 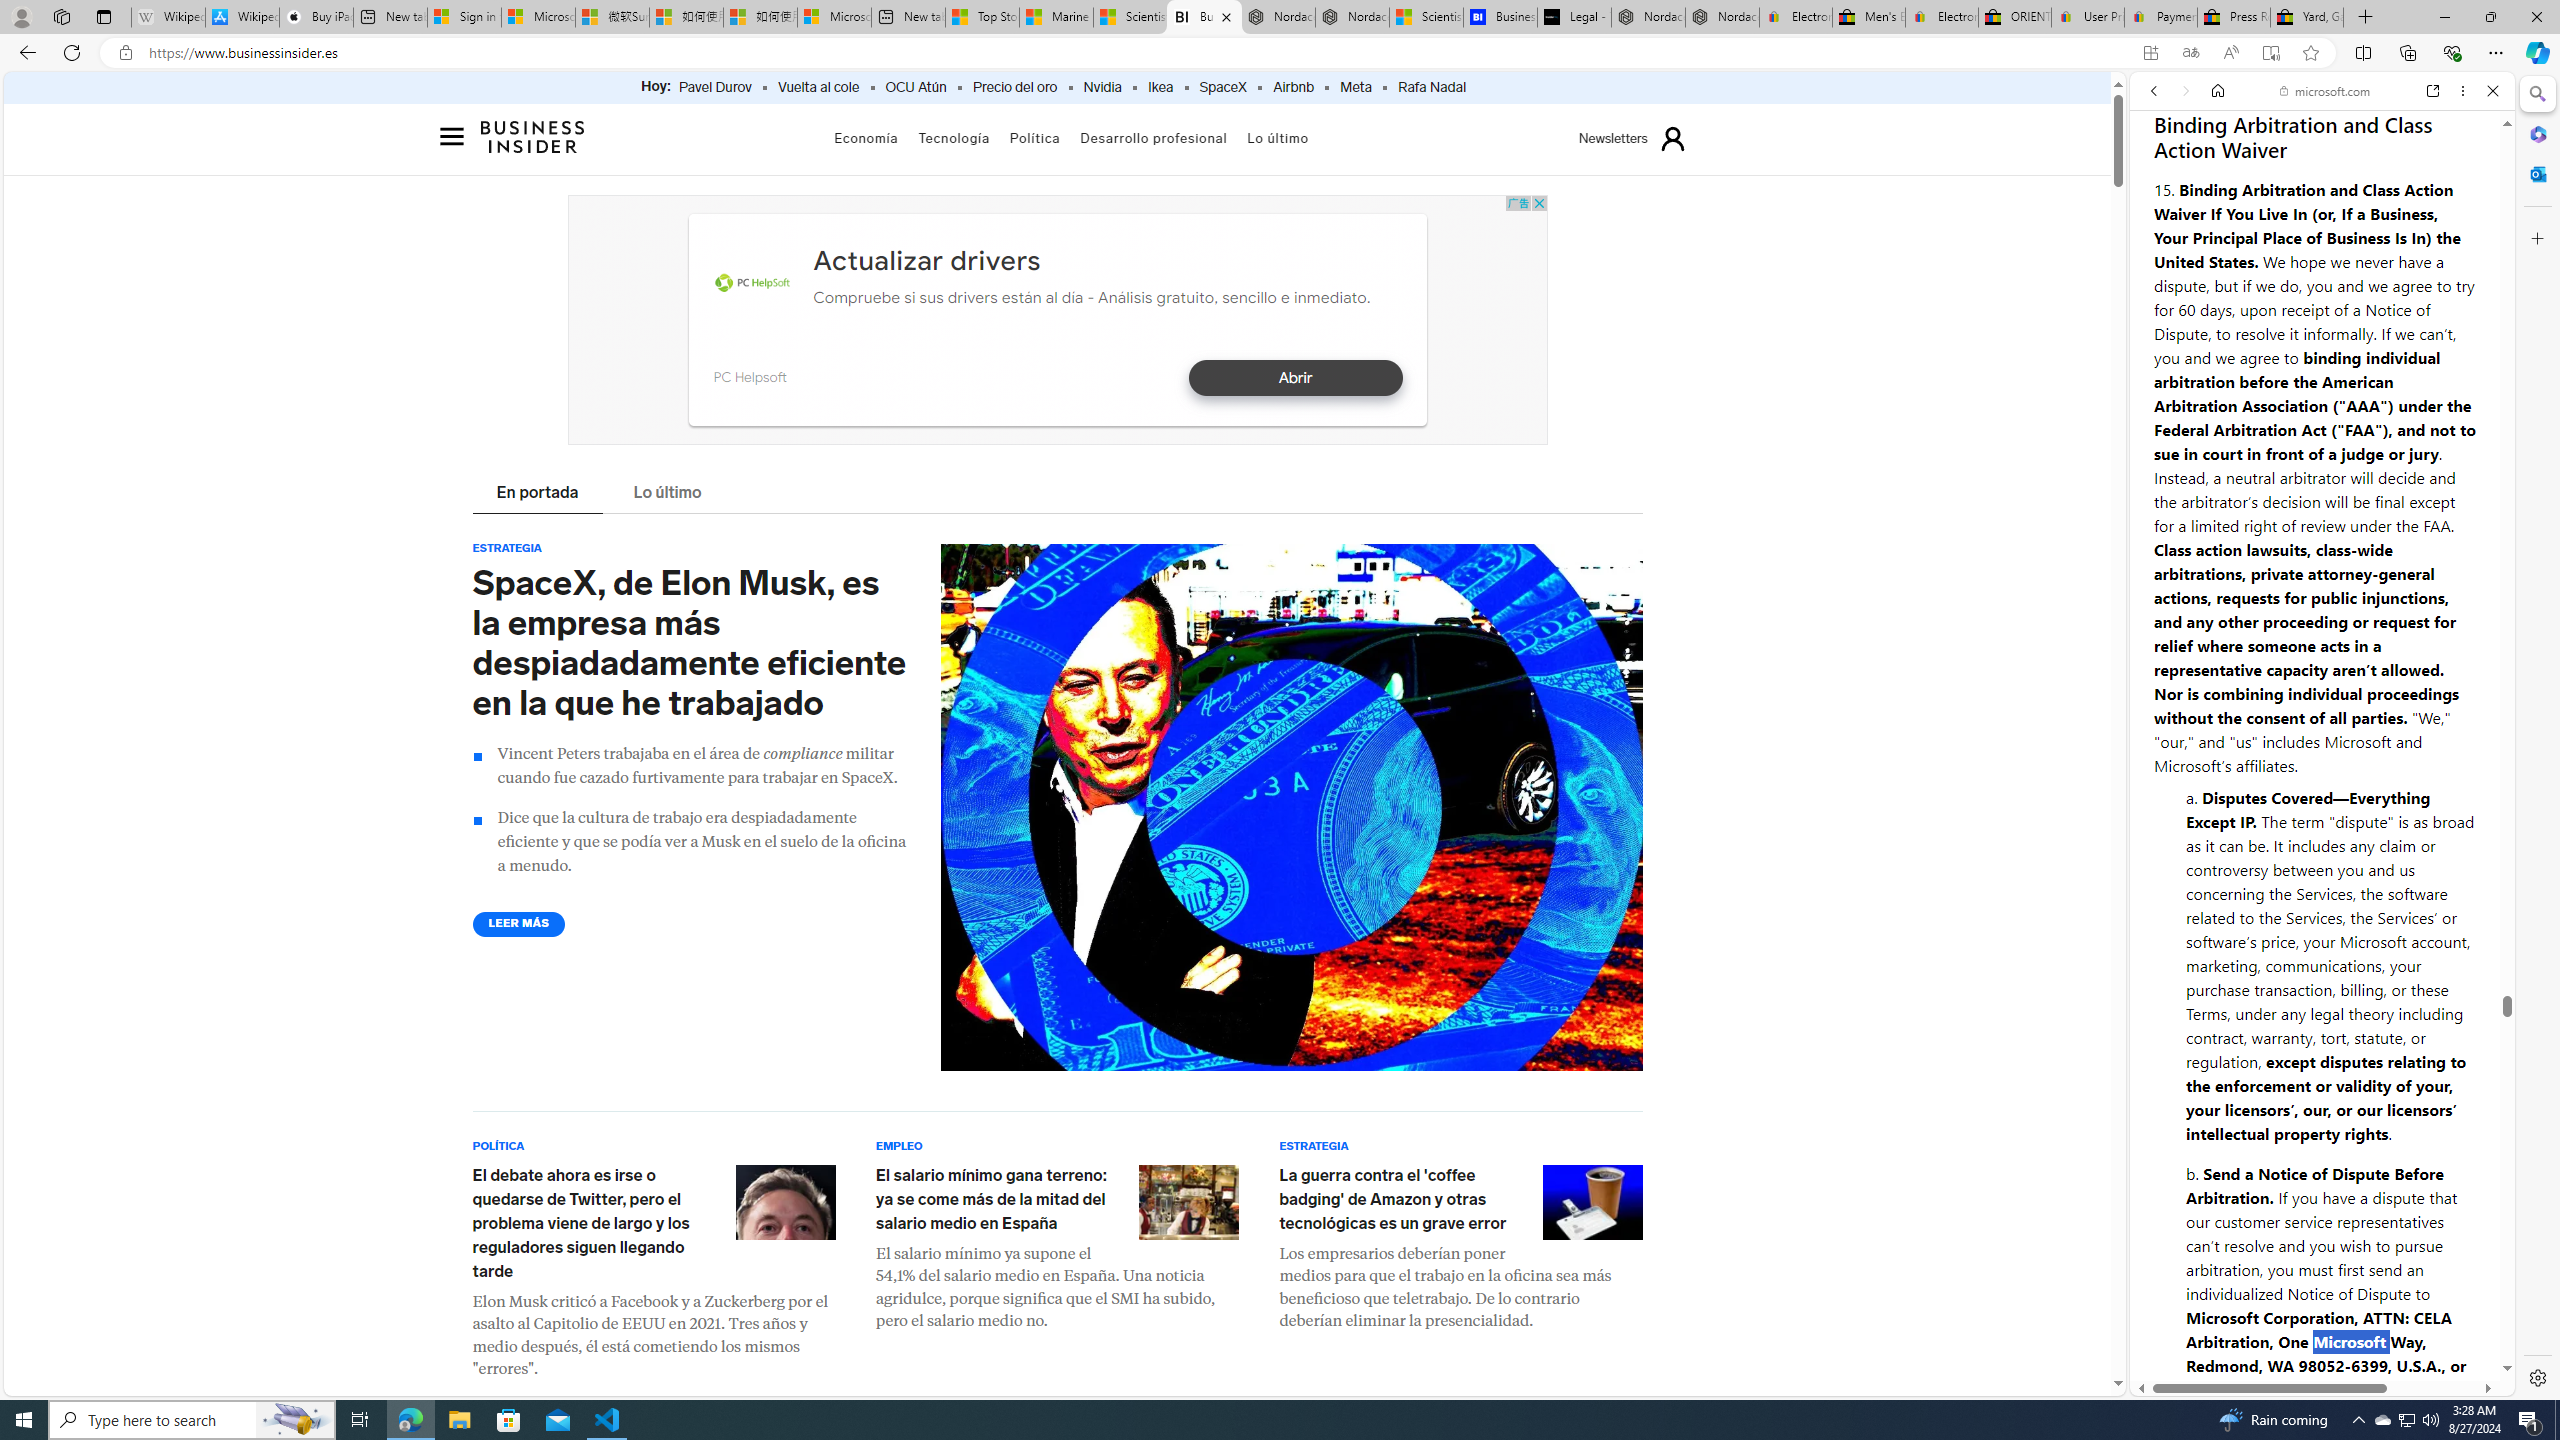 What do you see at coordinates (1159, 87) in the screenshot?
I see `'Ikea'` at bounding box center [1159, 87].